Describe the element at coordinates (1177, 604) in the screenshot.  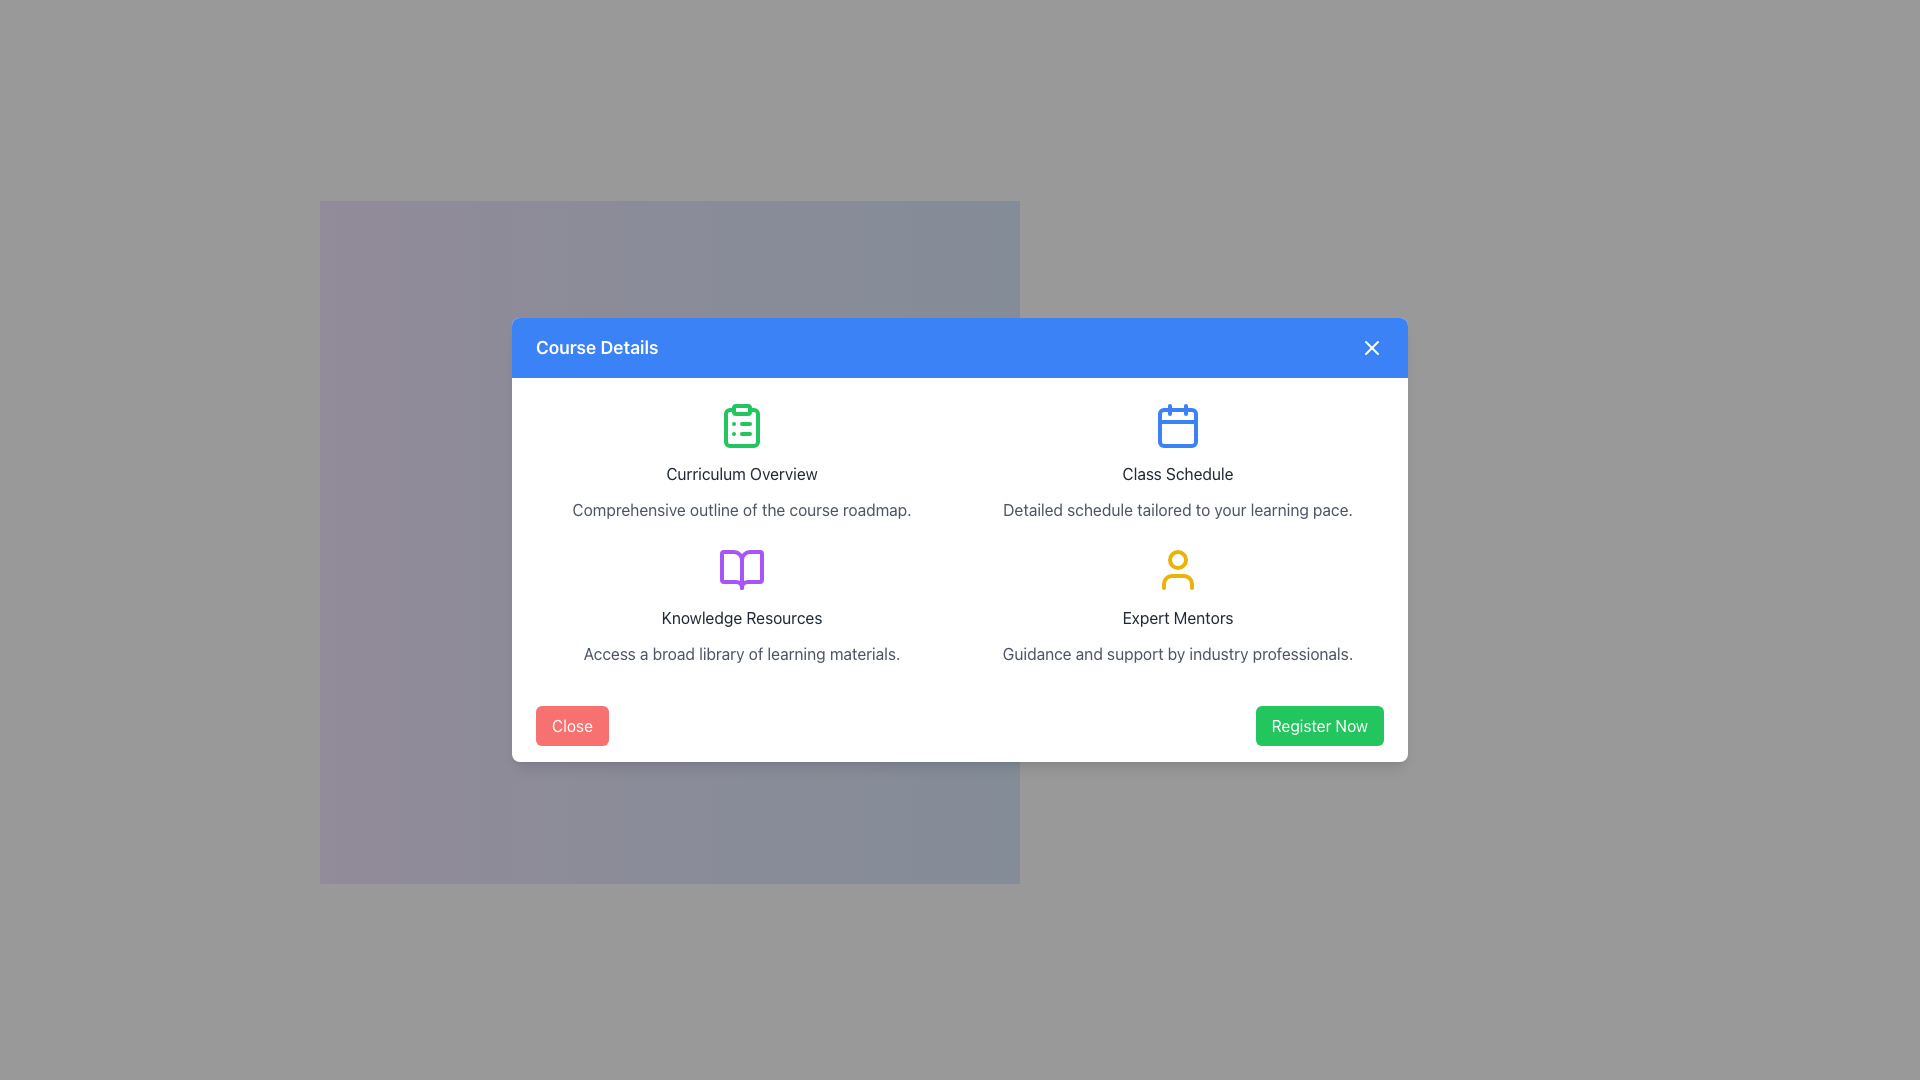
I see `the 'Expert Mentors' informational card located in the bottom-right quadrant of the interface` at that location.